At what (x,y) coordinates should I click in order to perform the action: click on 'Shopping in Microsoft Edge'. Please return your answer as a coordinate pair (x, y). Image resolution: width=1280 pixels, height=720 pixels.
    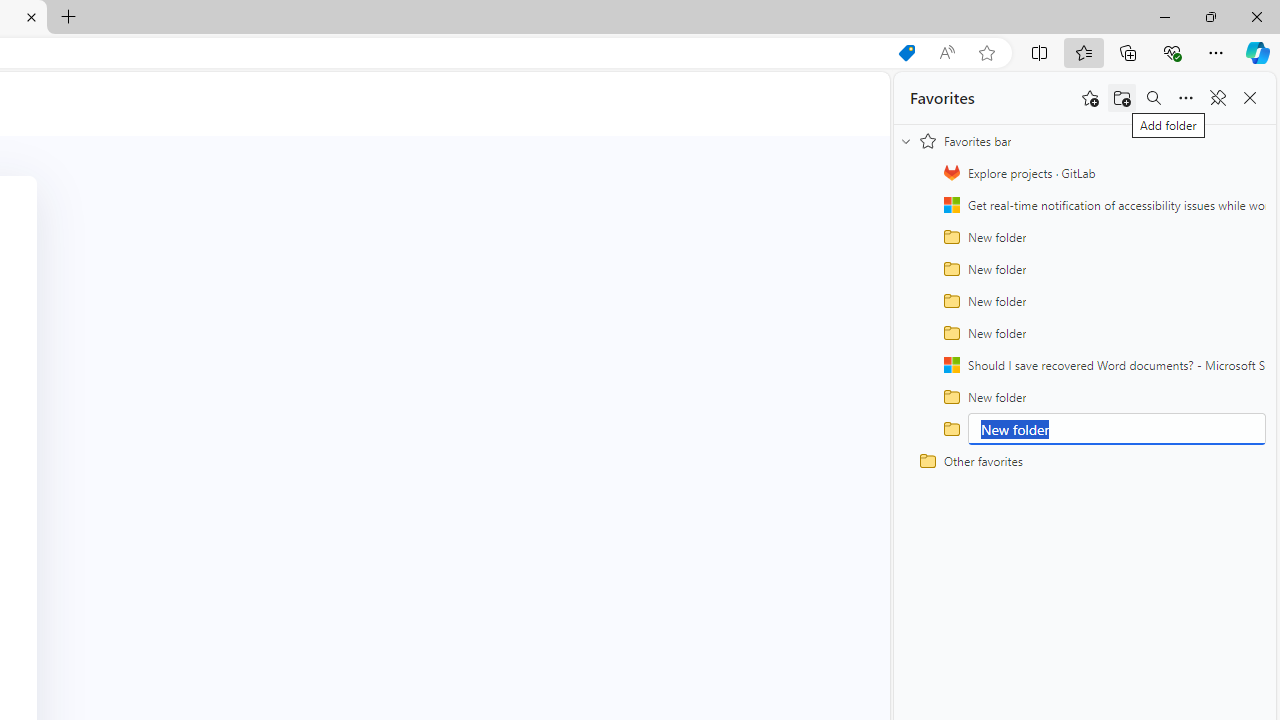
    Looking at the image, I should click on (905, 52).